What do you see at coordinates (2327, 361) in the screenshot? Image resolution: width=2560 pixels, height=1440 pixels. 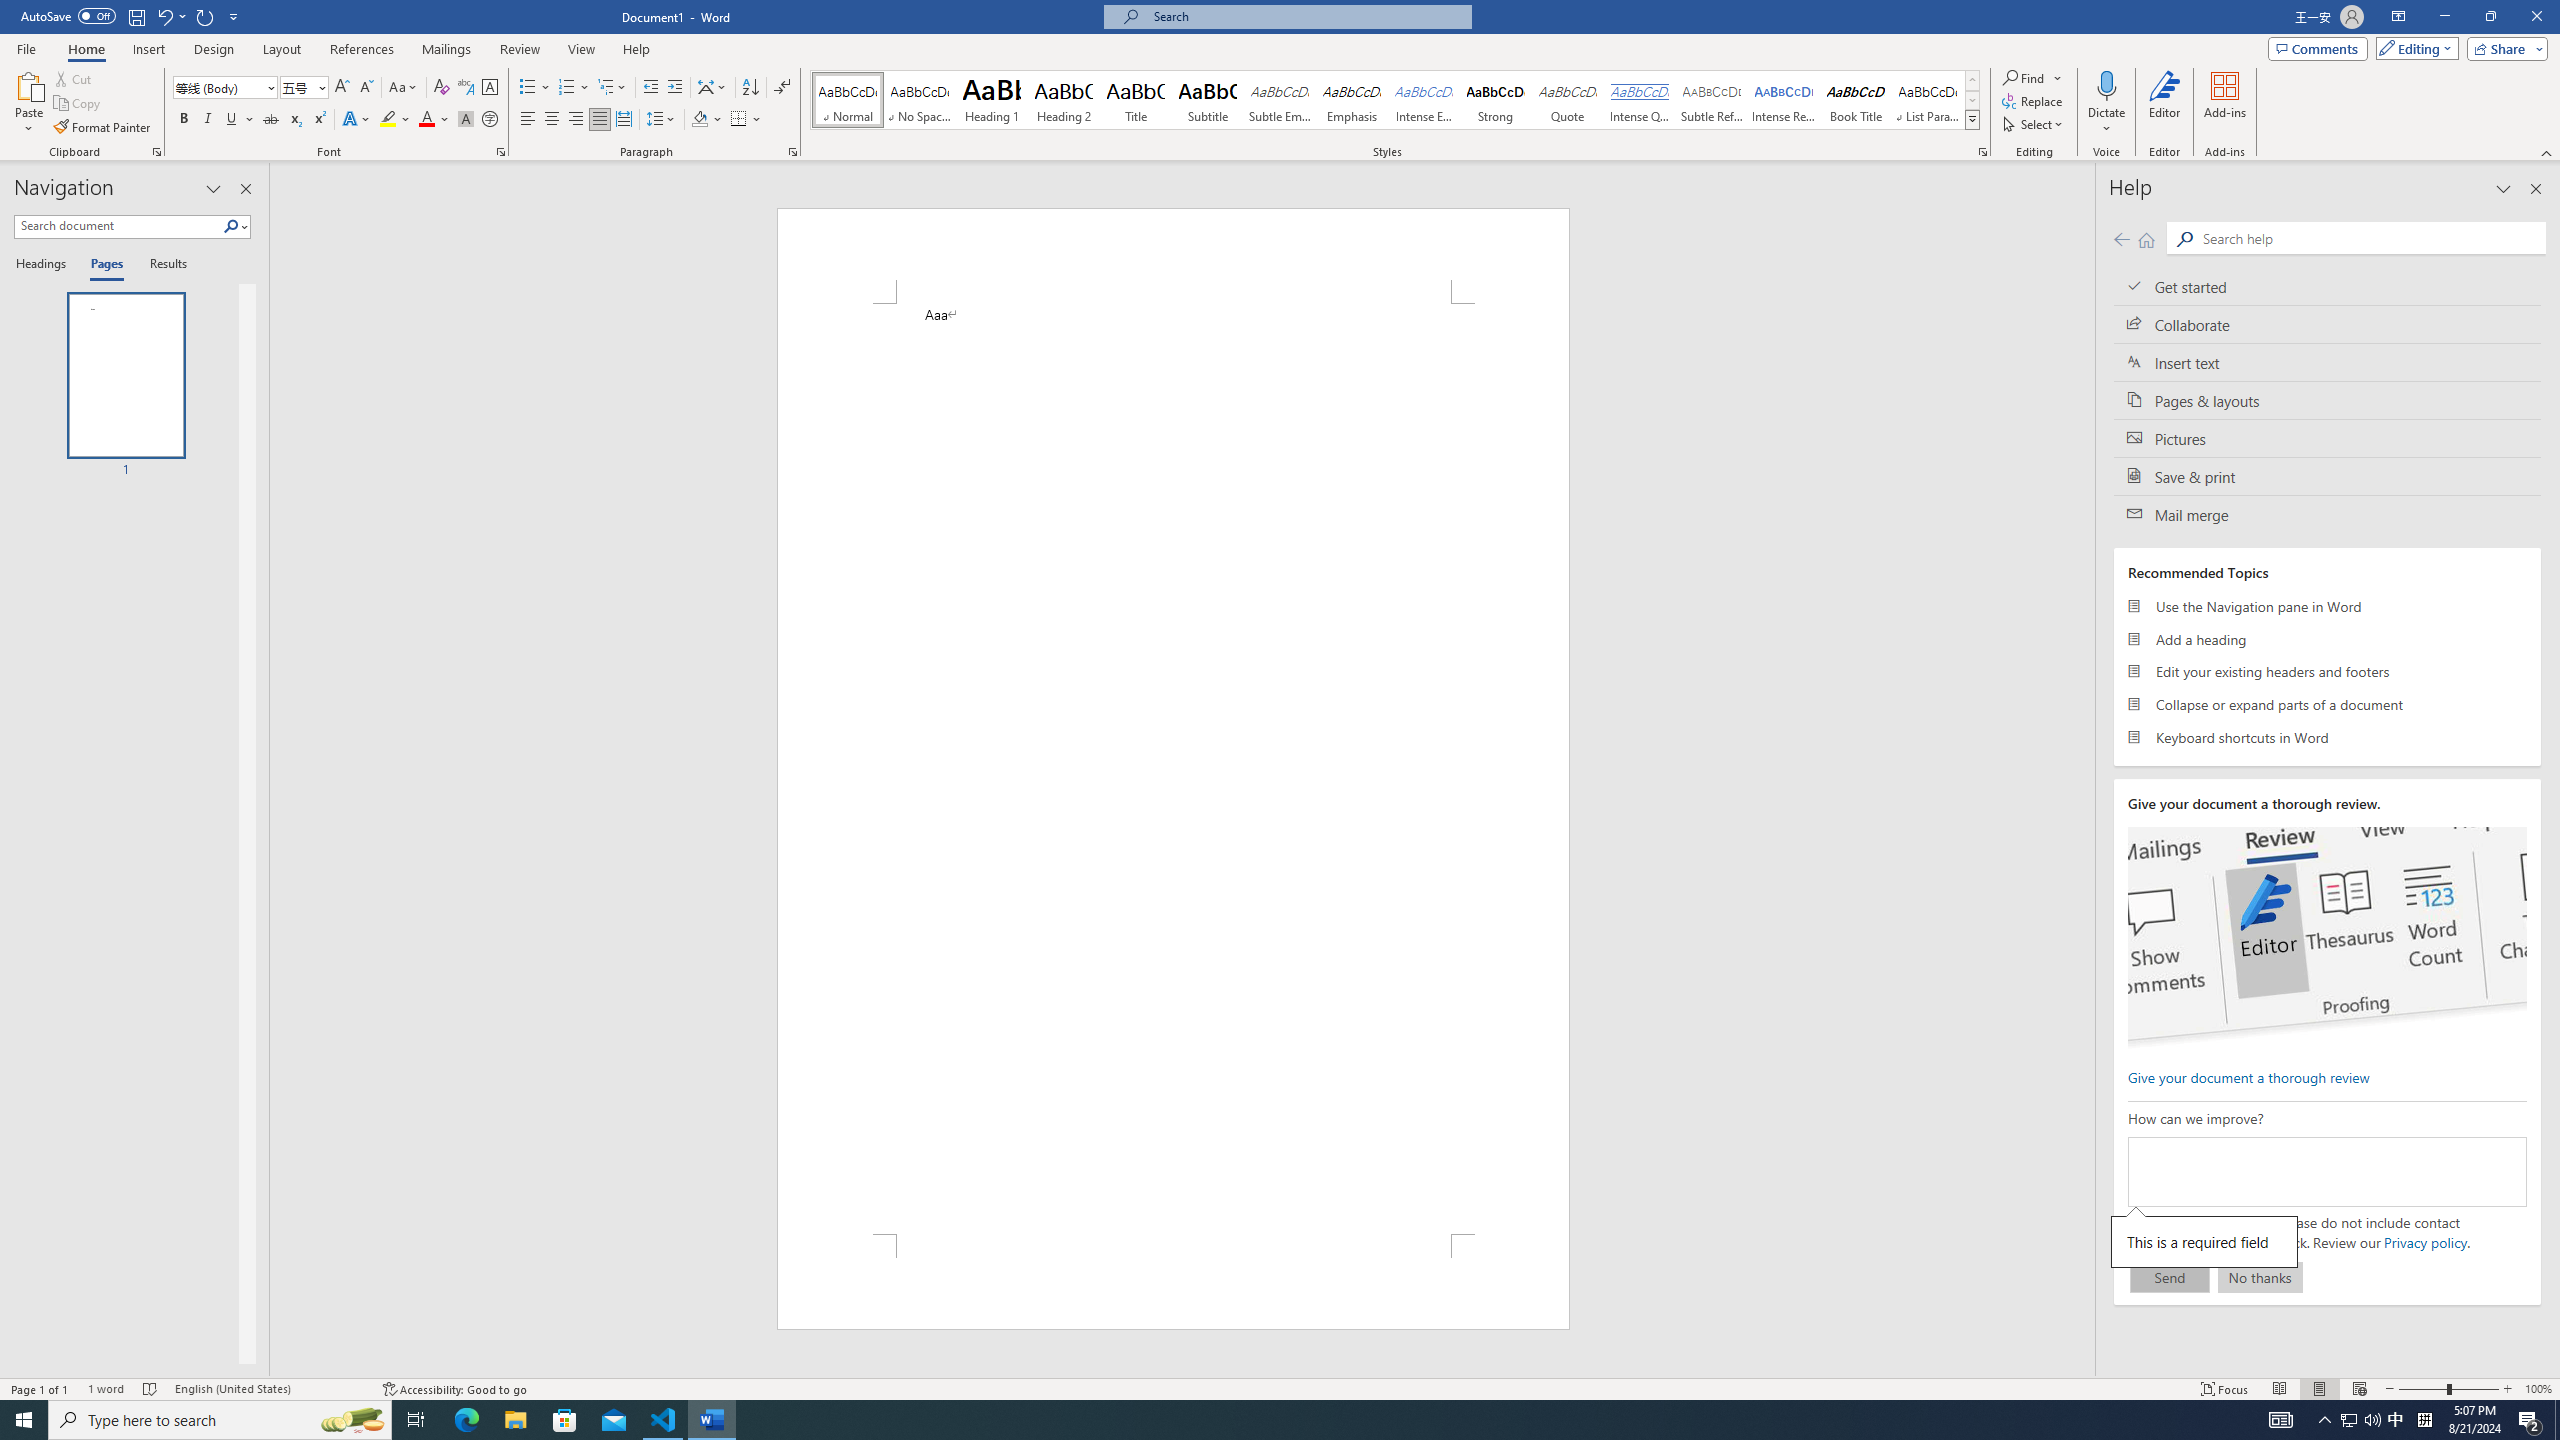 I see `'Insert text'` at bounding box center [2327, 361].